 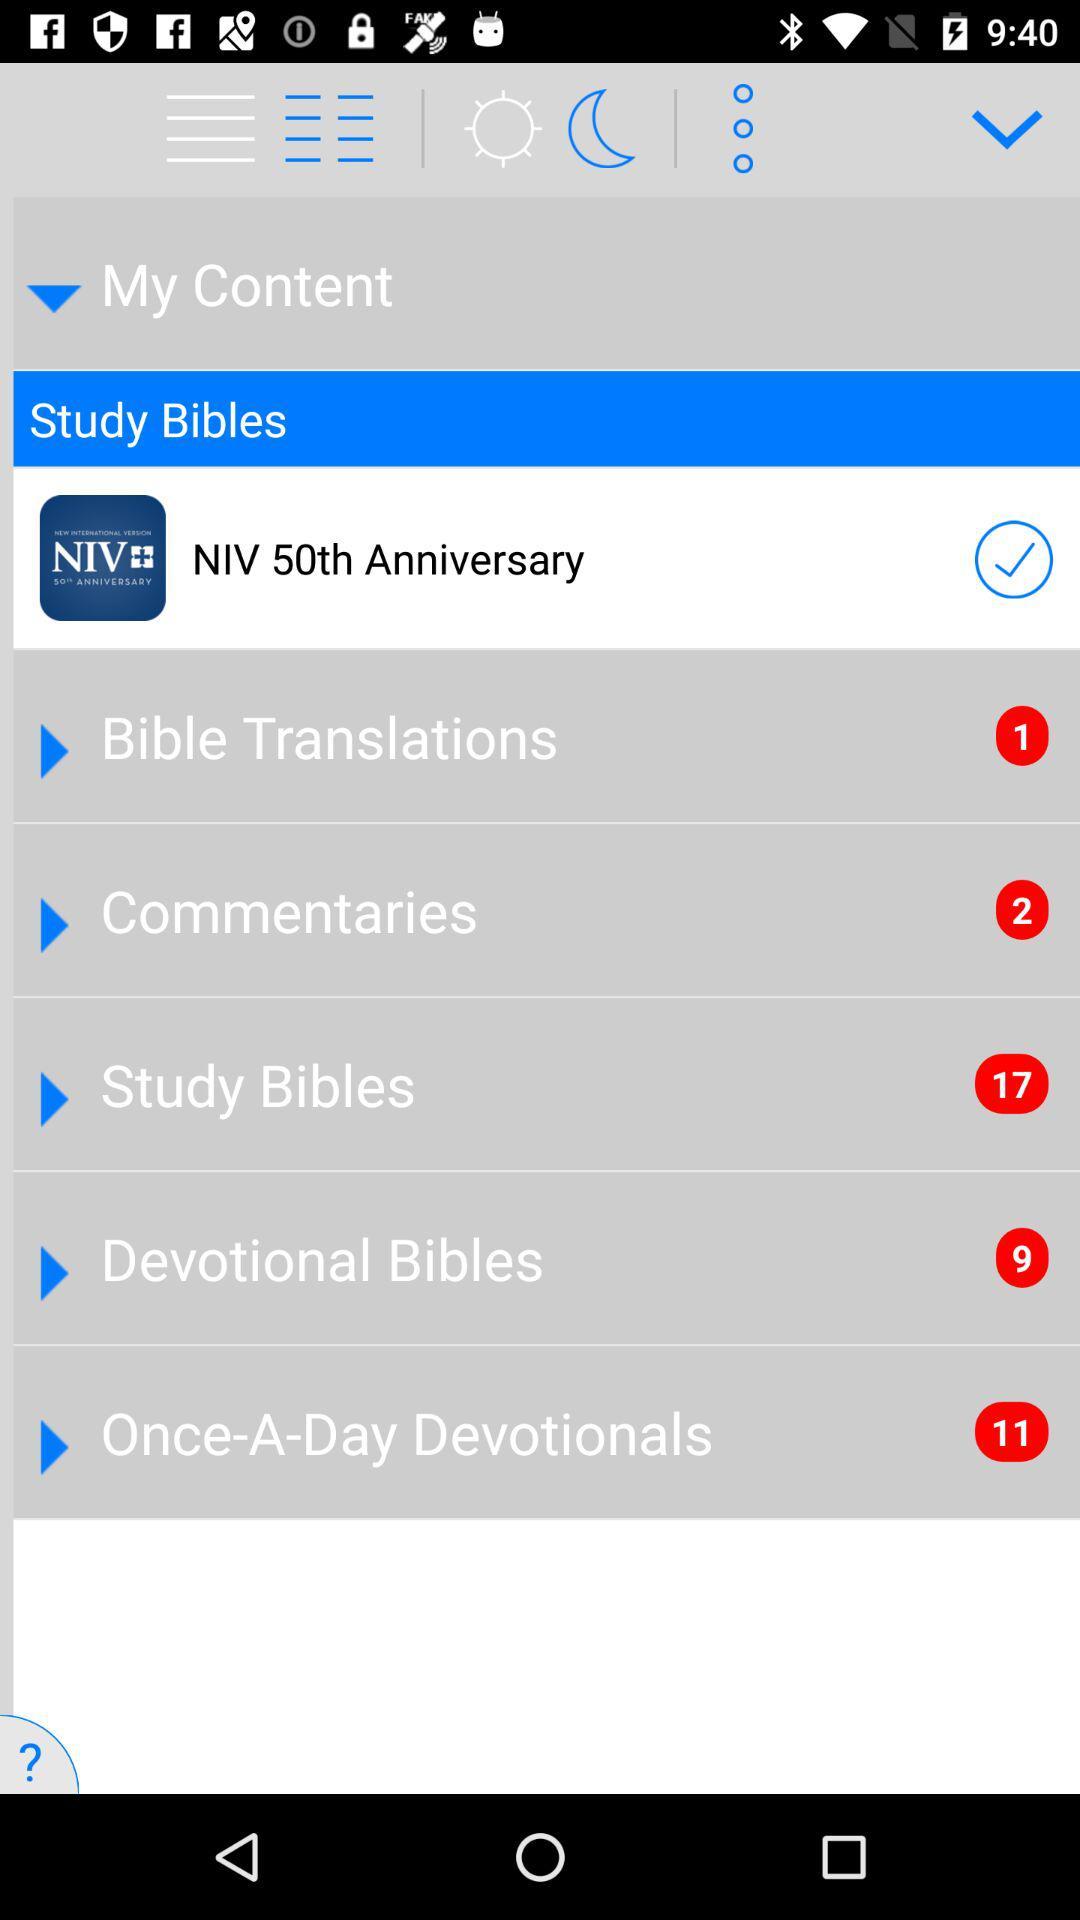 I want to click on home button at top left, so click(x=217, y=127).